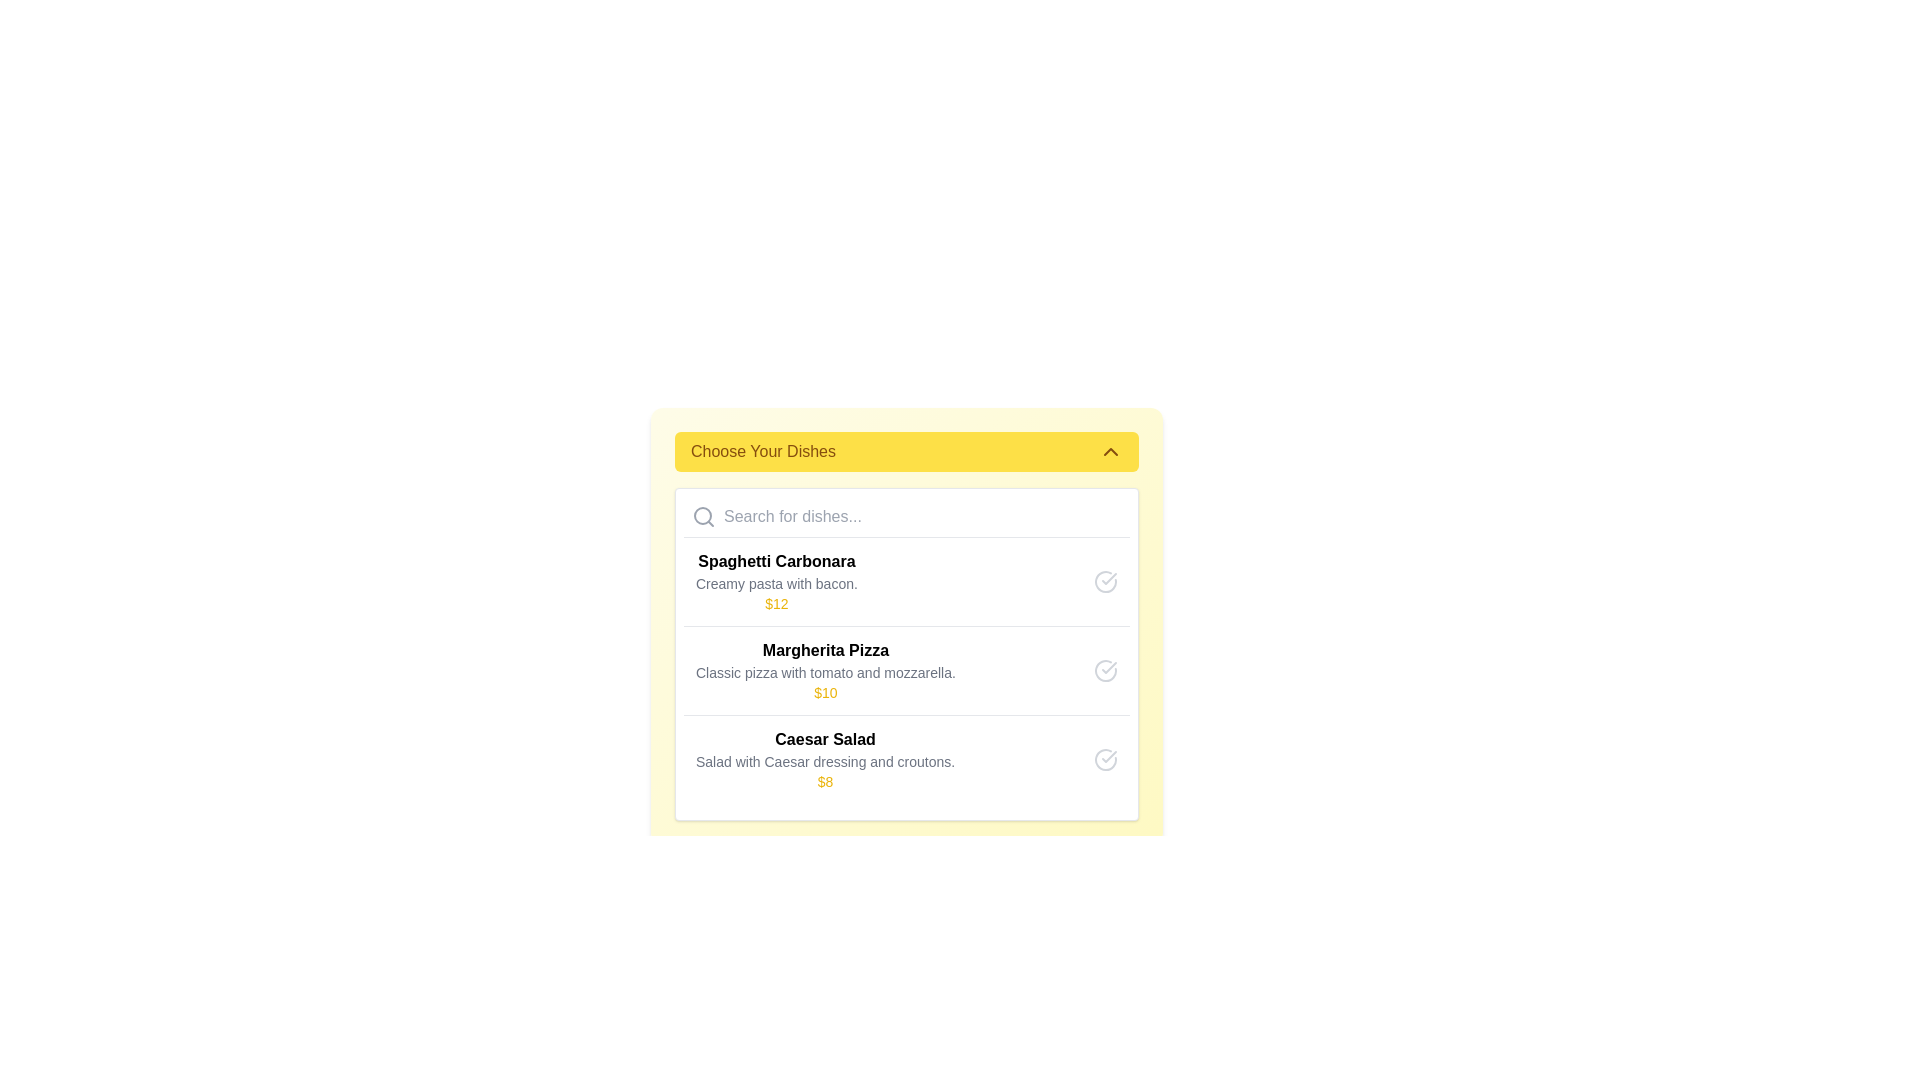 The height and width of the screenshot is (1080, 1920). What do you see at coordinates (825, 740) in the screenshot?
I see `the 'Caesar Salad' text label element, which is a bold text label positioned at the top of a section containing meal information` at bounding box center [825, 740].